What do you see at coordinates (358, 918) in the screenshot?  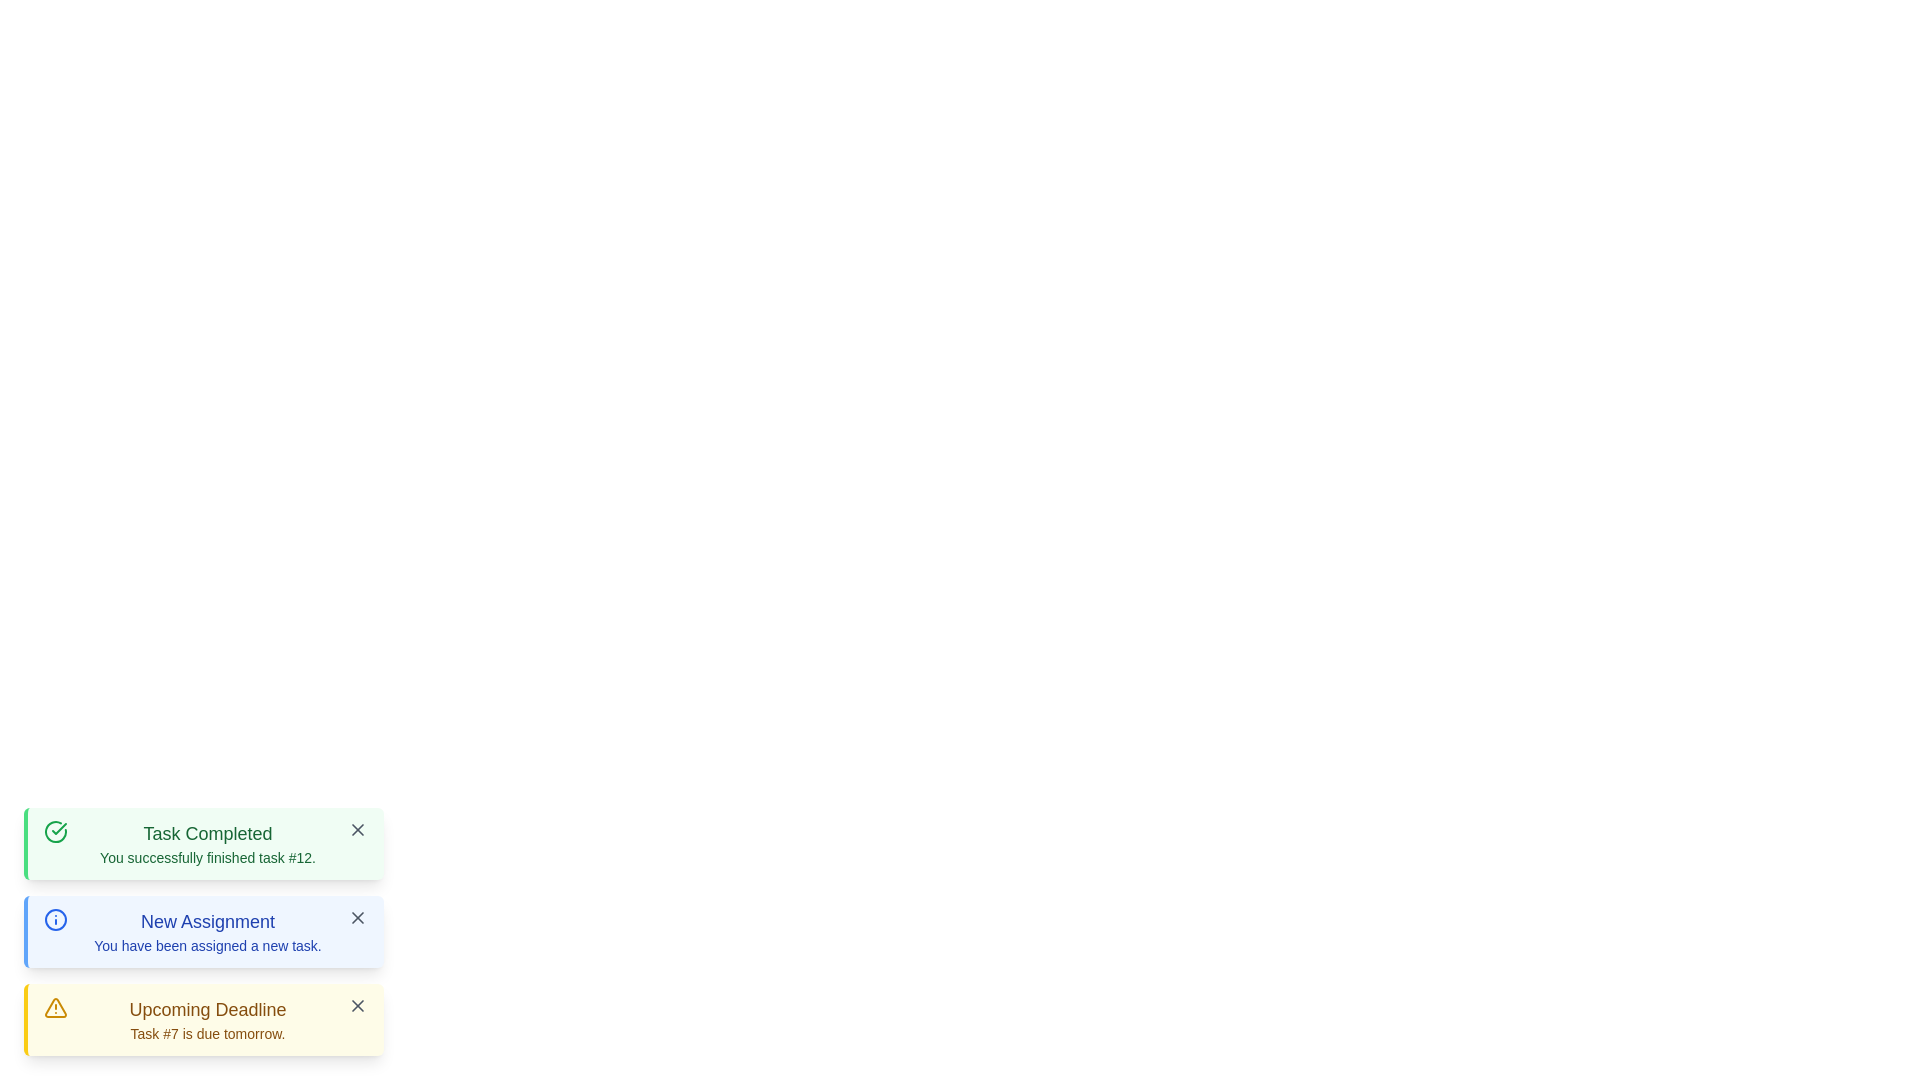 I see `the upper diagonal line of the cross icon within the blue notification card labeled 'New Assignment'` at bounding box center [358, 918].